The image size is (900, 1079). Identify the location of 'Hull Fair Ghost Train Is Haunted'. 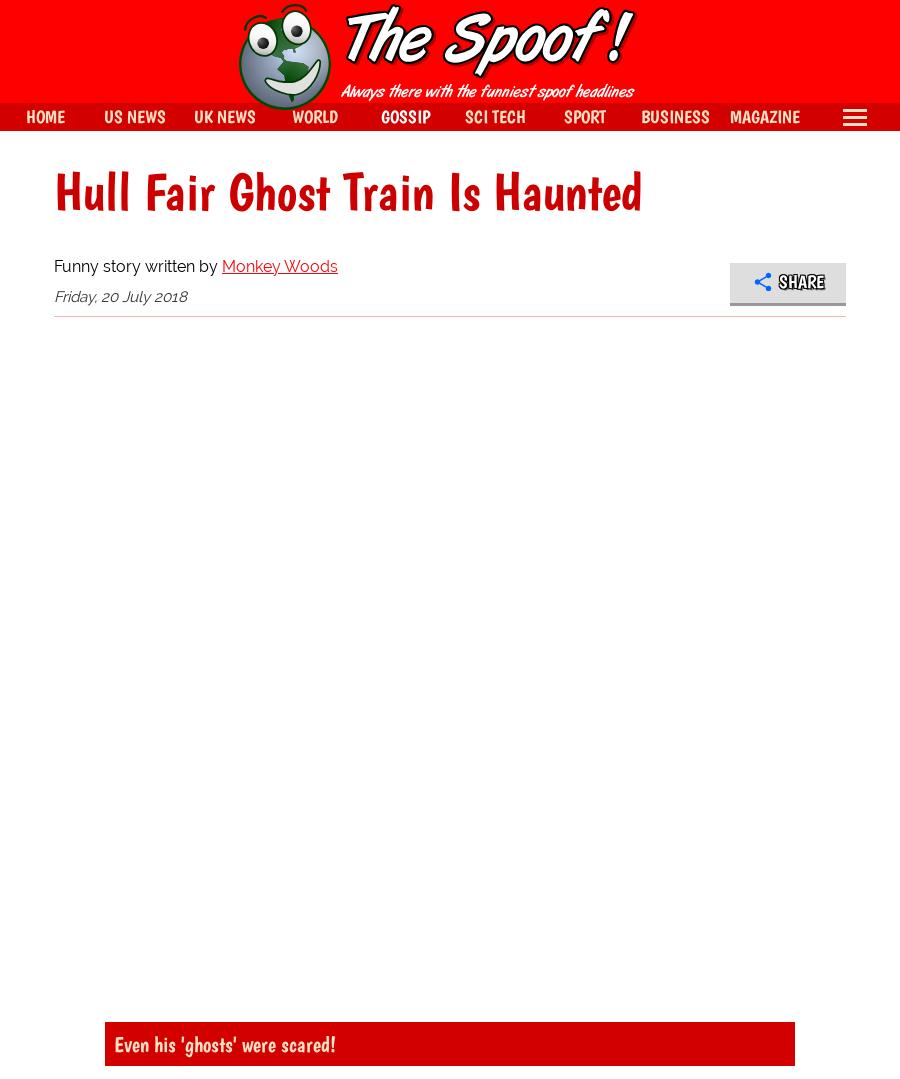
(348, 191).